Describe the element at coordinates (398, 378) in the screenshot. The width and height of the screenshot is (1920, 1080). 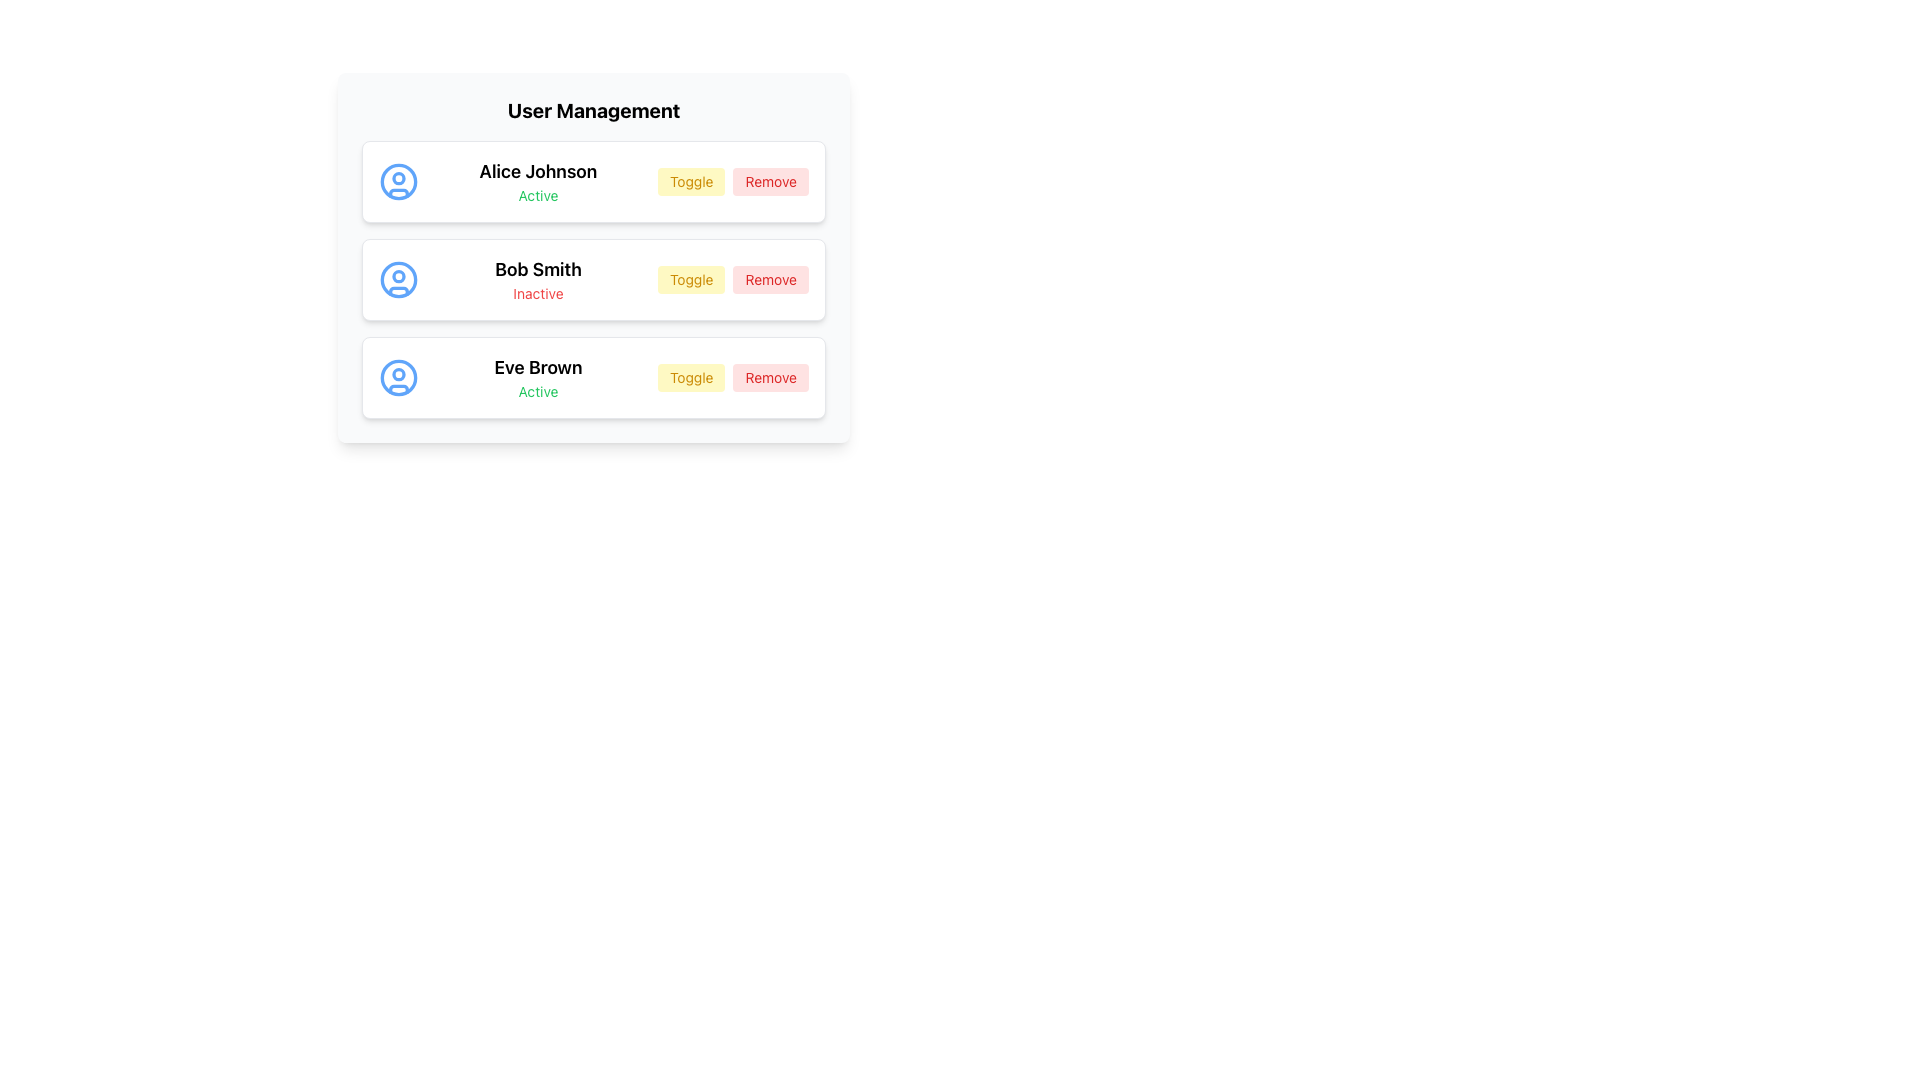
I see `the outermost circle of the user profile icon for 'Eve Brown' in the 'User Management' section` at that location.